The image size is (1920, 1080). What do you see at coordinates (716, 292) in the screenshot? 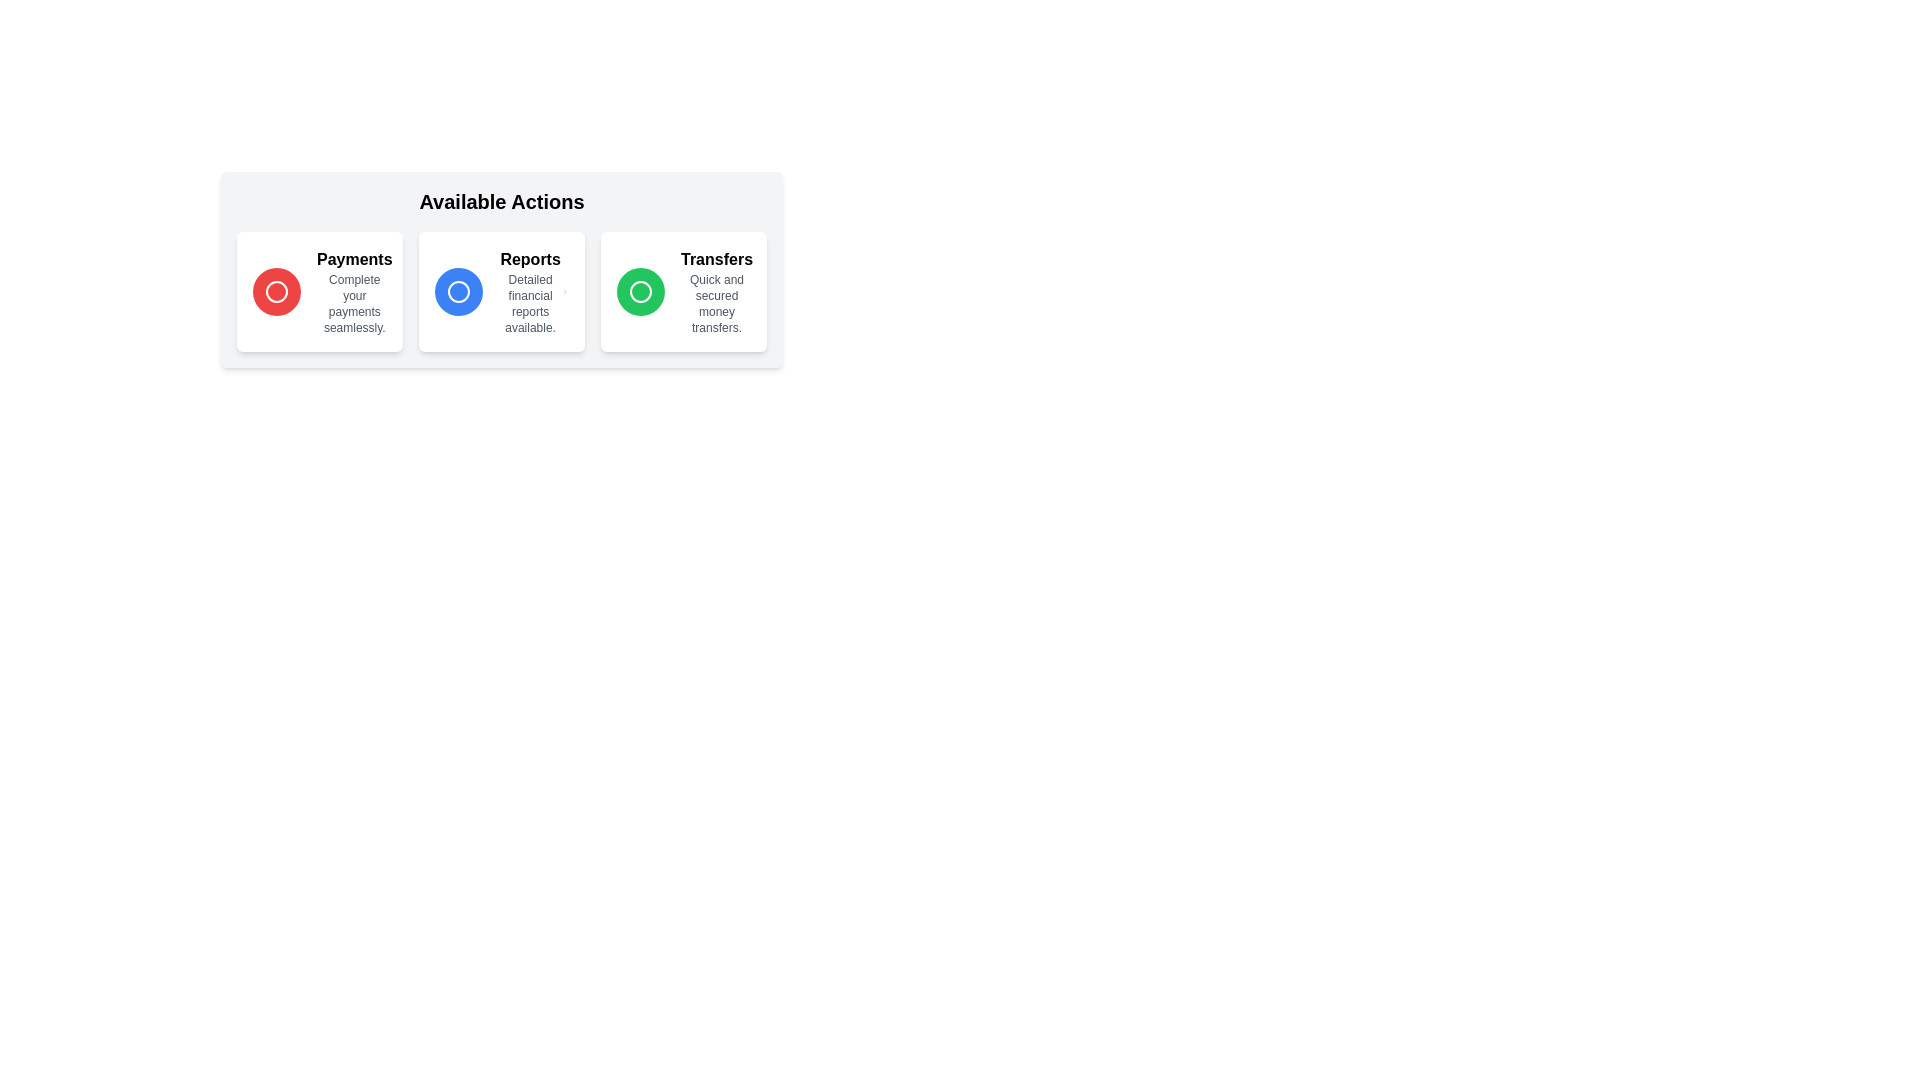
I see `the text label displaying 'Transfers' in bold and 'Quick and secured money transfers.' in smaller gray font, located in the rightmost card of three cards under the title 'Available Actions'` at bounding box center [716, 292].